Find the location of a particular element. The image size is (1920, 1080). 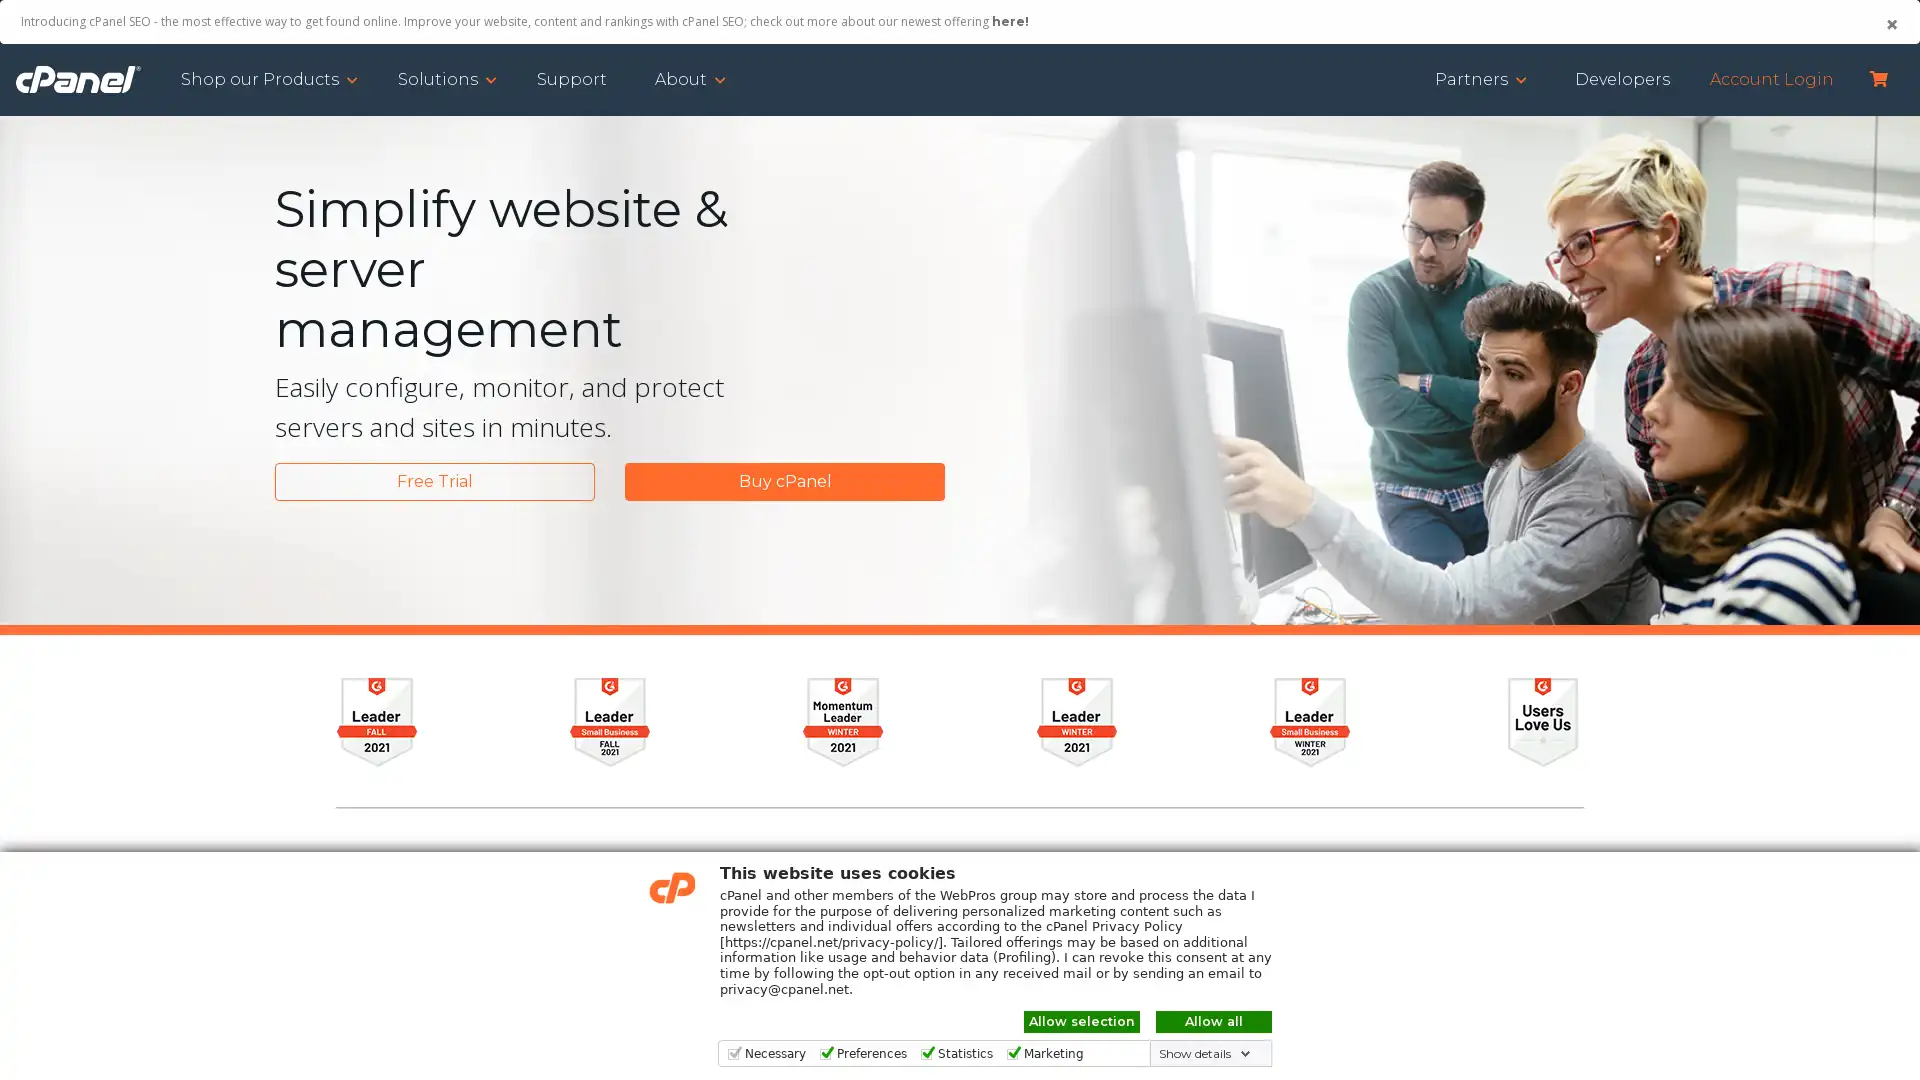

Close is located at coordinates (1890, 24).